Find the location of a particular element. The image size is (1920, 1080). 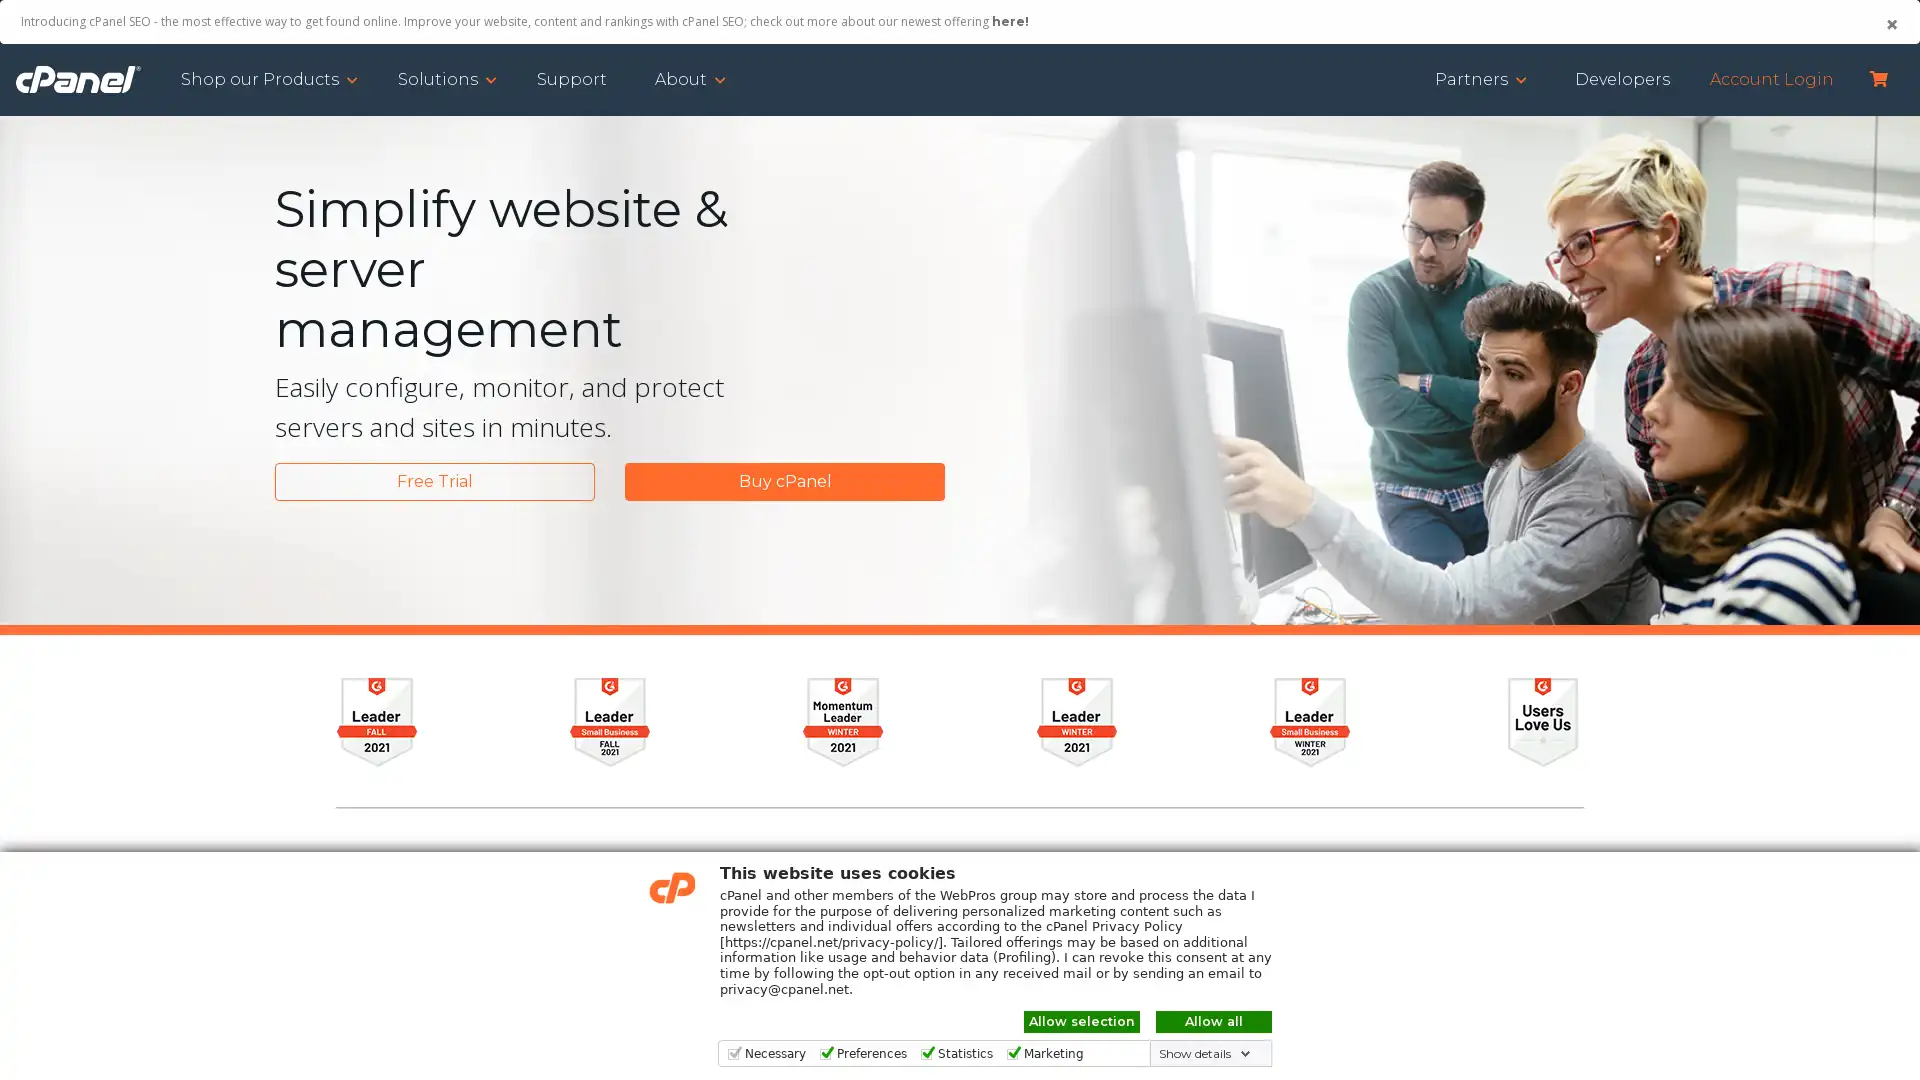

Close is located at coordinates (1890, 24).